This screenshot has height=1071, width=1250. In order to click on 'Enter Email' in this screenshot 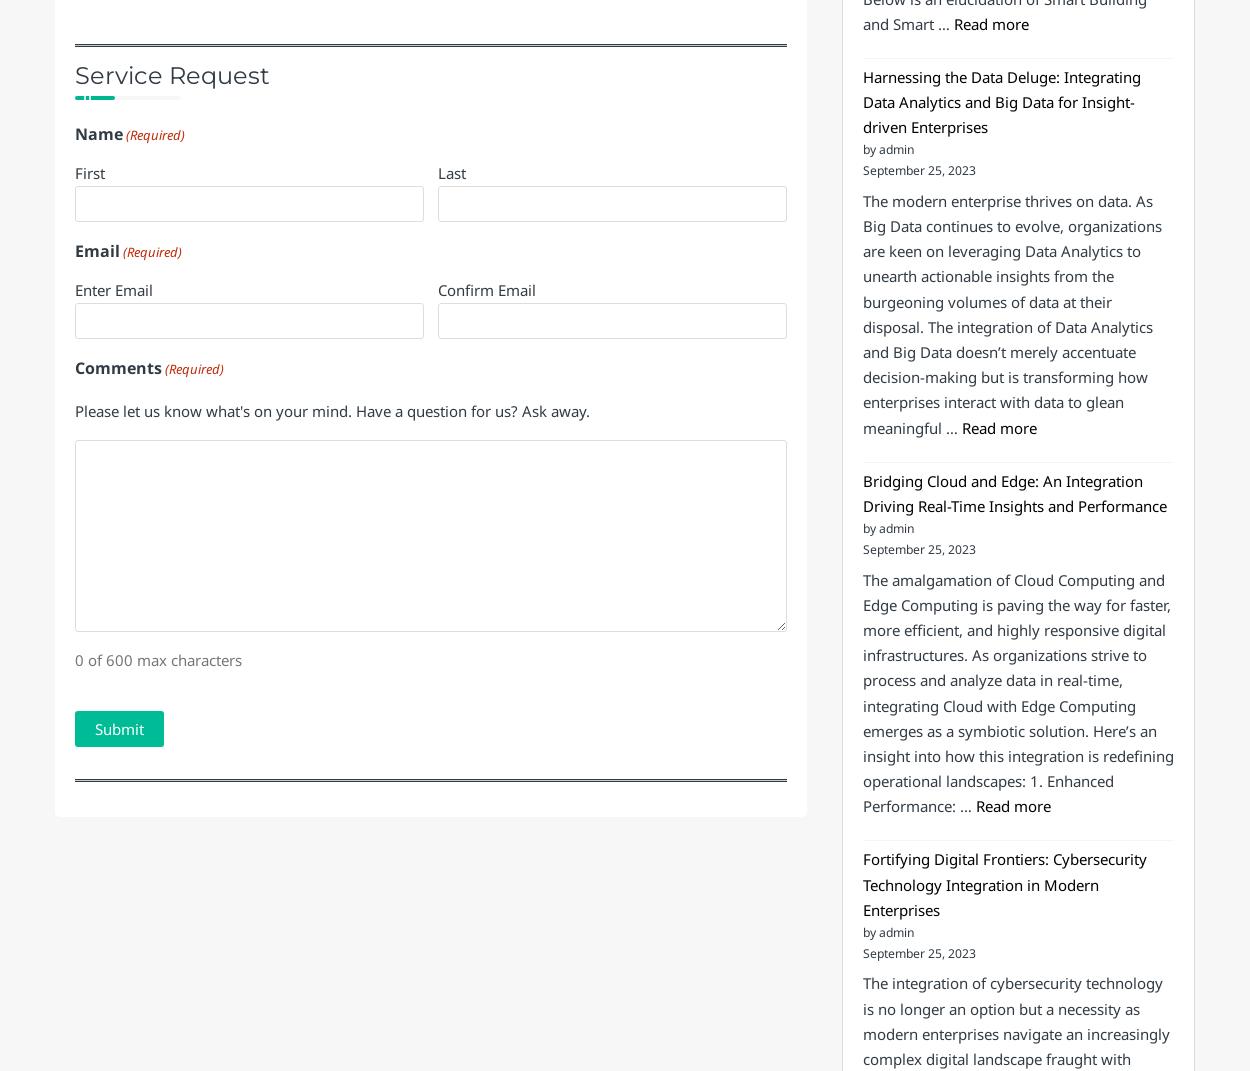, I will do `click(113, 454)`.